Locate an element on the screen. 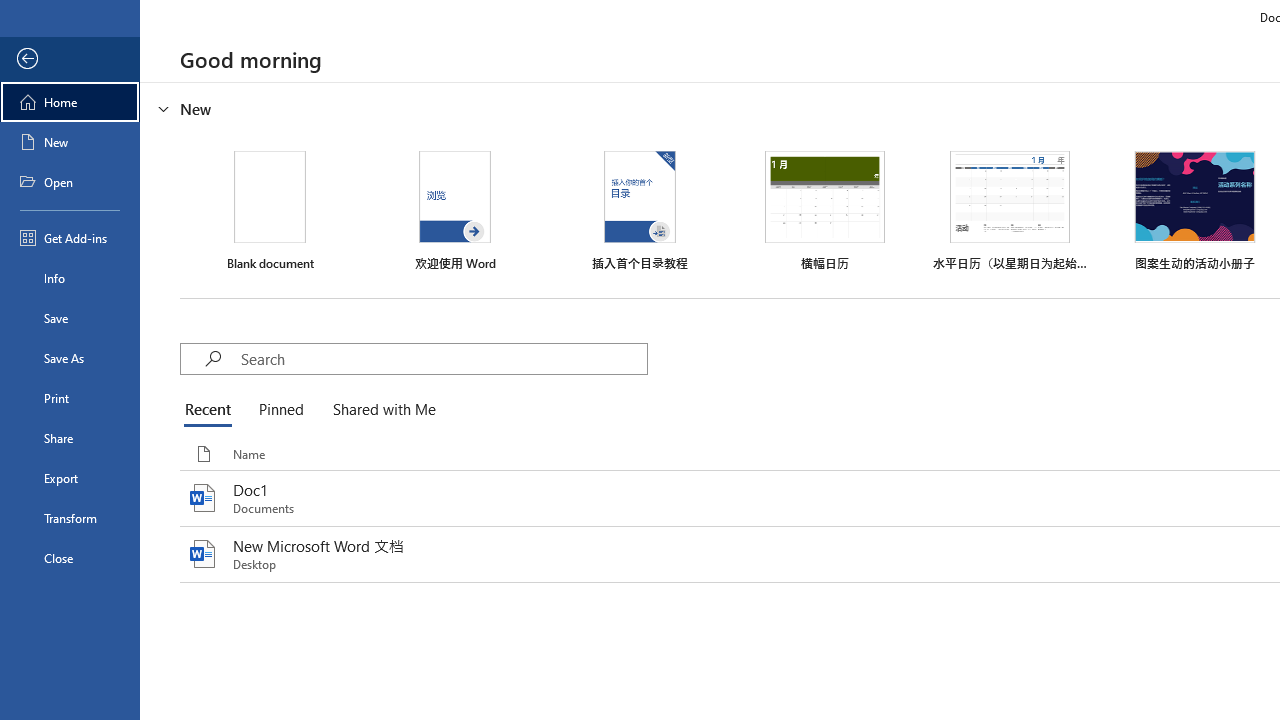 This screenshot has width=1280, height=720. 'Recent' is located at coordinates (212, 410).